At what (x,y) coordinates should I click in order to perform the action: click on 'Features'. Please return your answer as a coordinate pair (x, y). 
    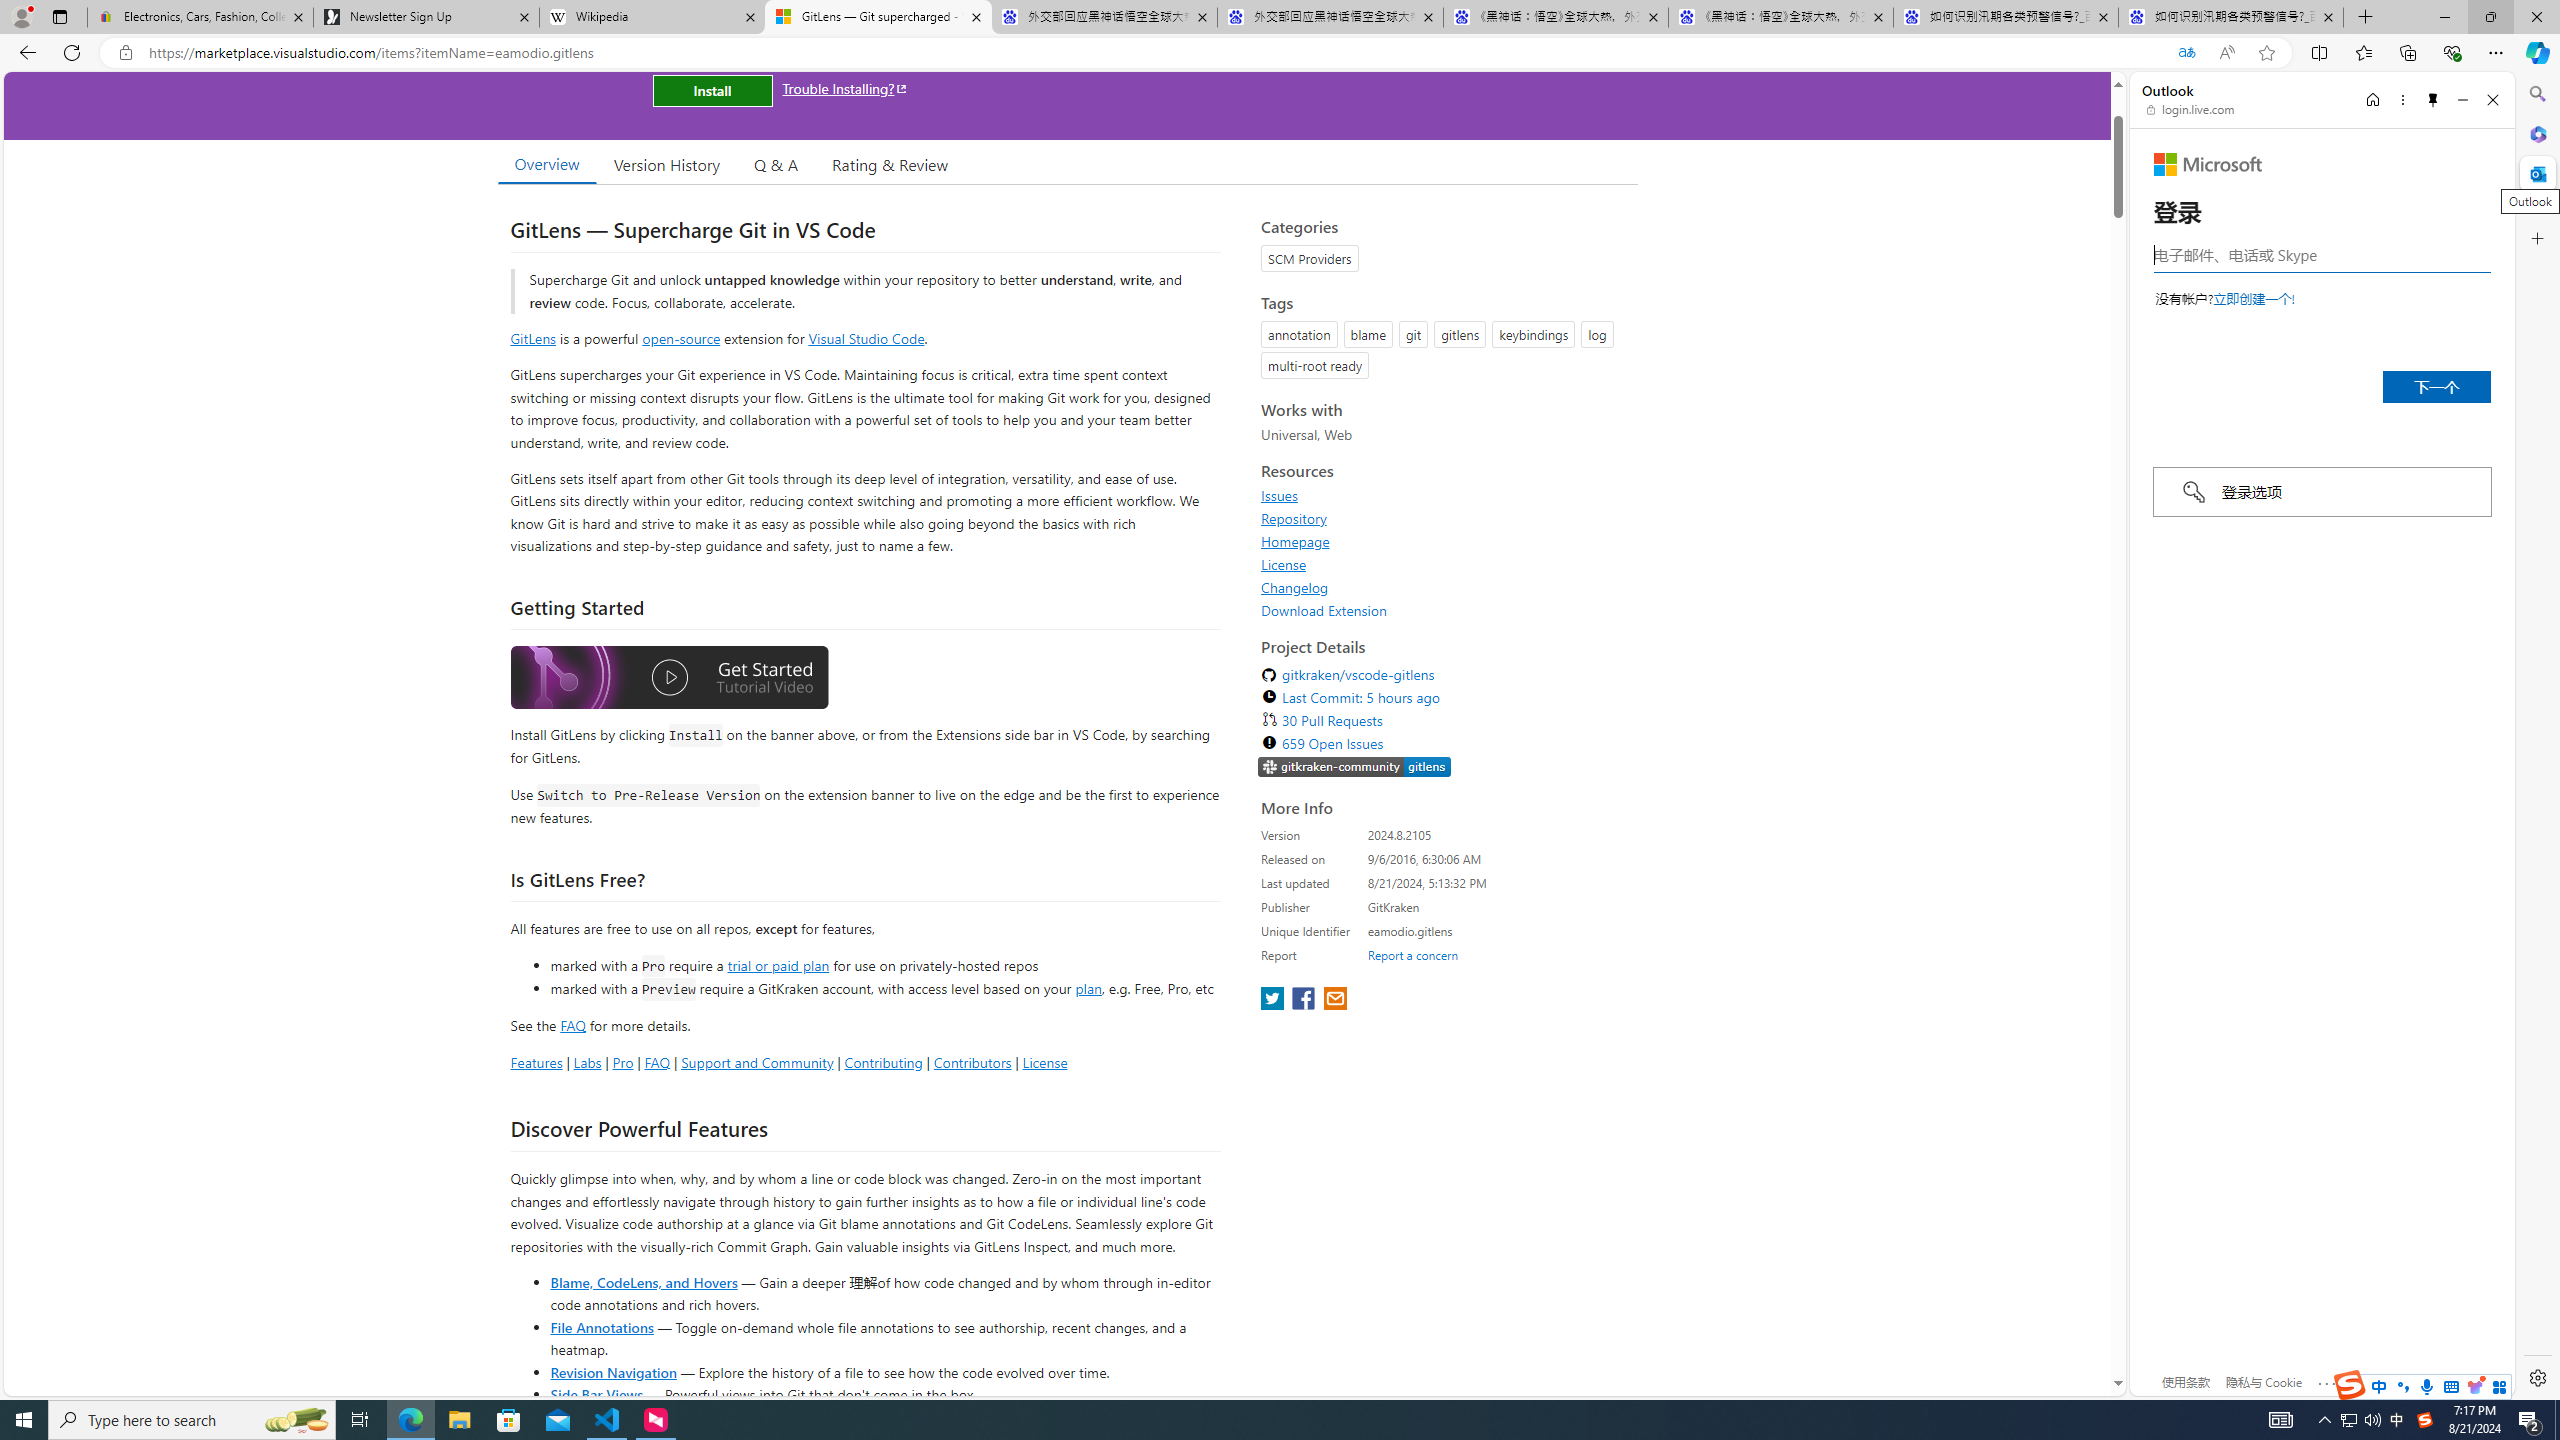
    Looking at the image, I should click on (535, 1061).